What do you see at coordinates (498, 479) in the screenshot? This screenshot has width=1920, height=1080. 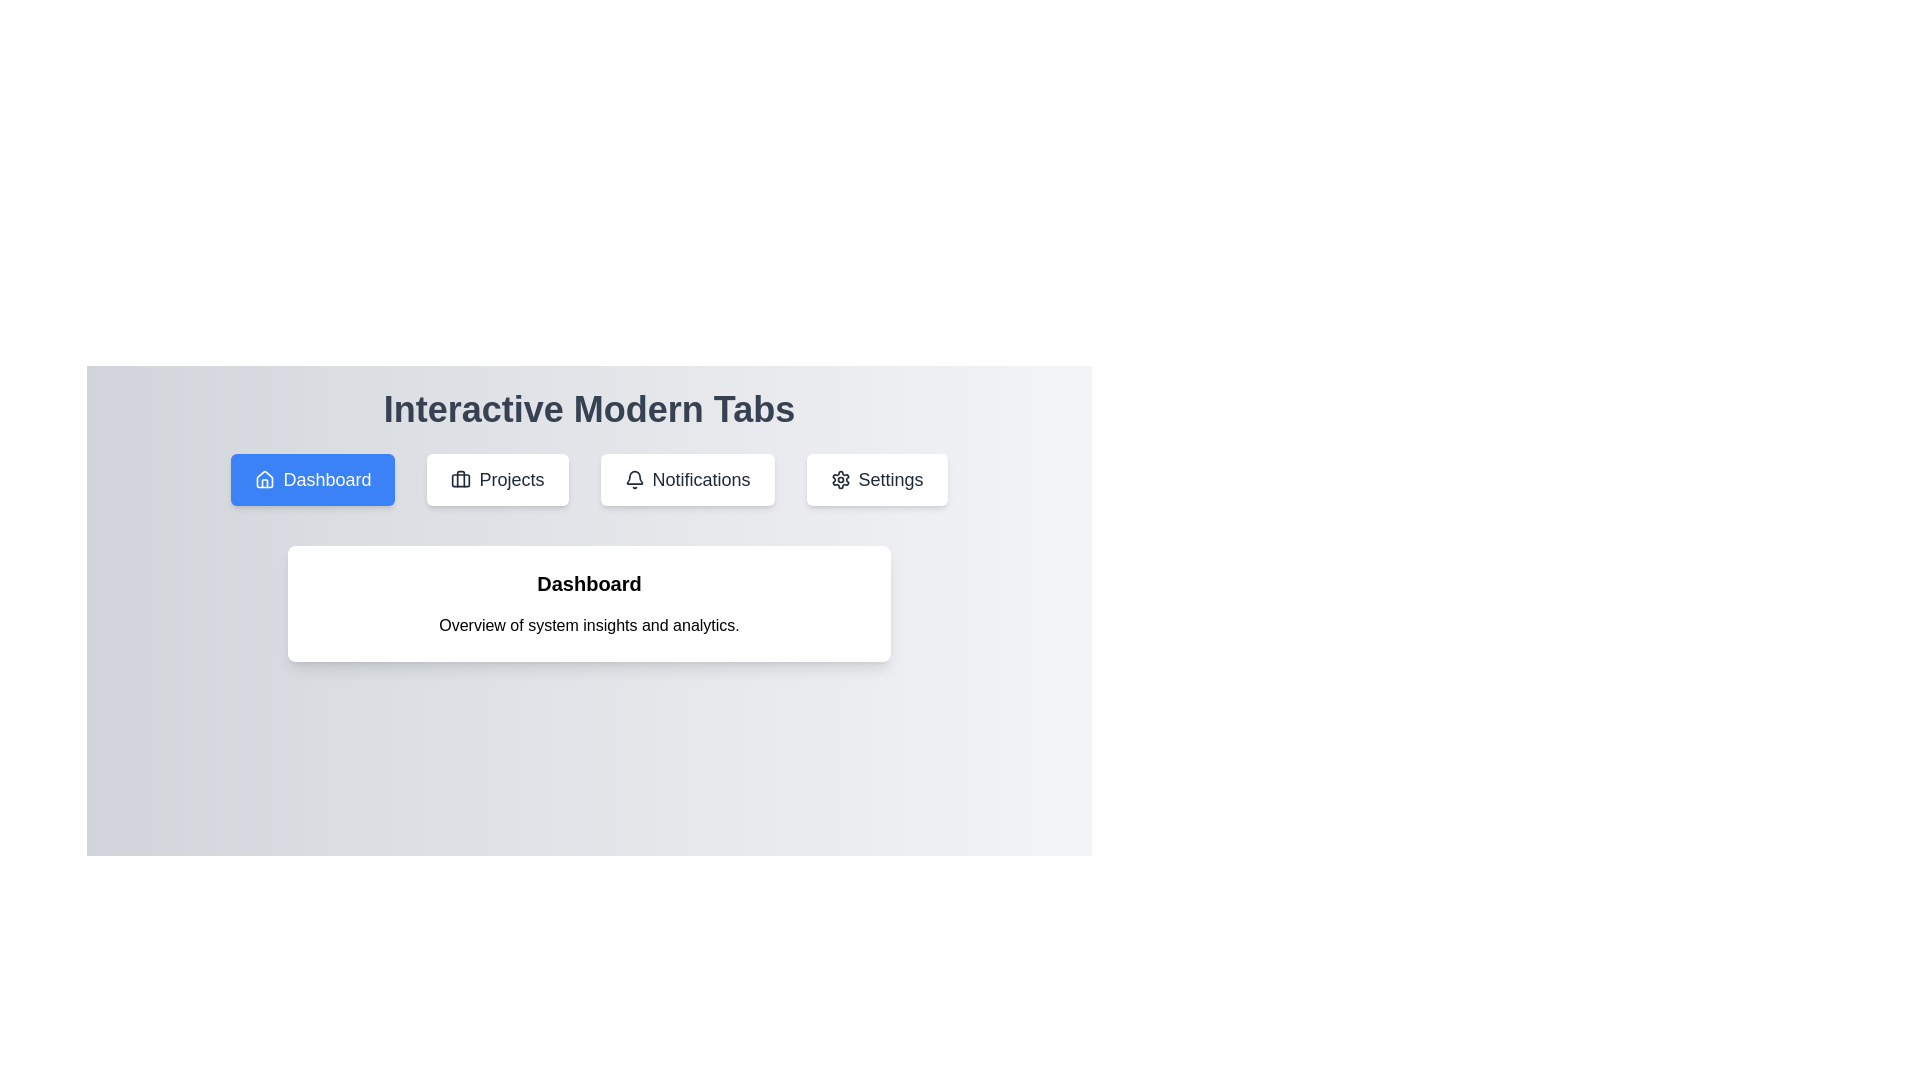 I see `the 'Projects' button, which has a white background, gray text, and a briefcase icon` at bounding box center [498, 479].